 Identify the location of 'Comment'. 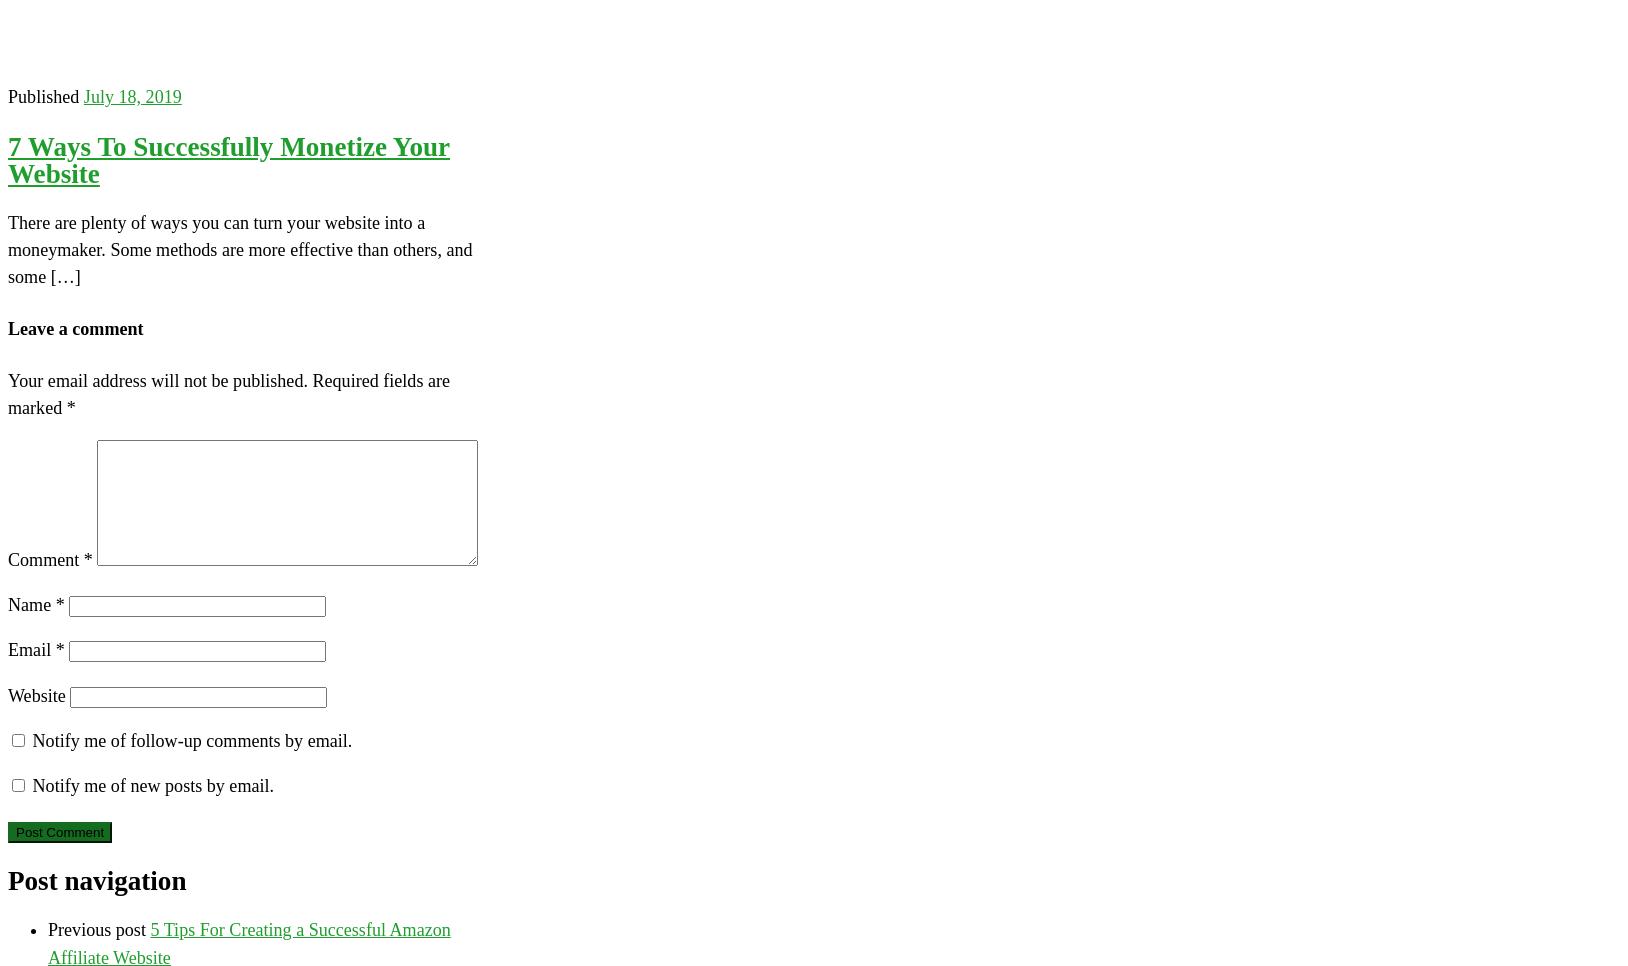
(44, 558).